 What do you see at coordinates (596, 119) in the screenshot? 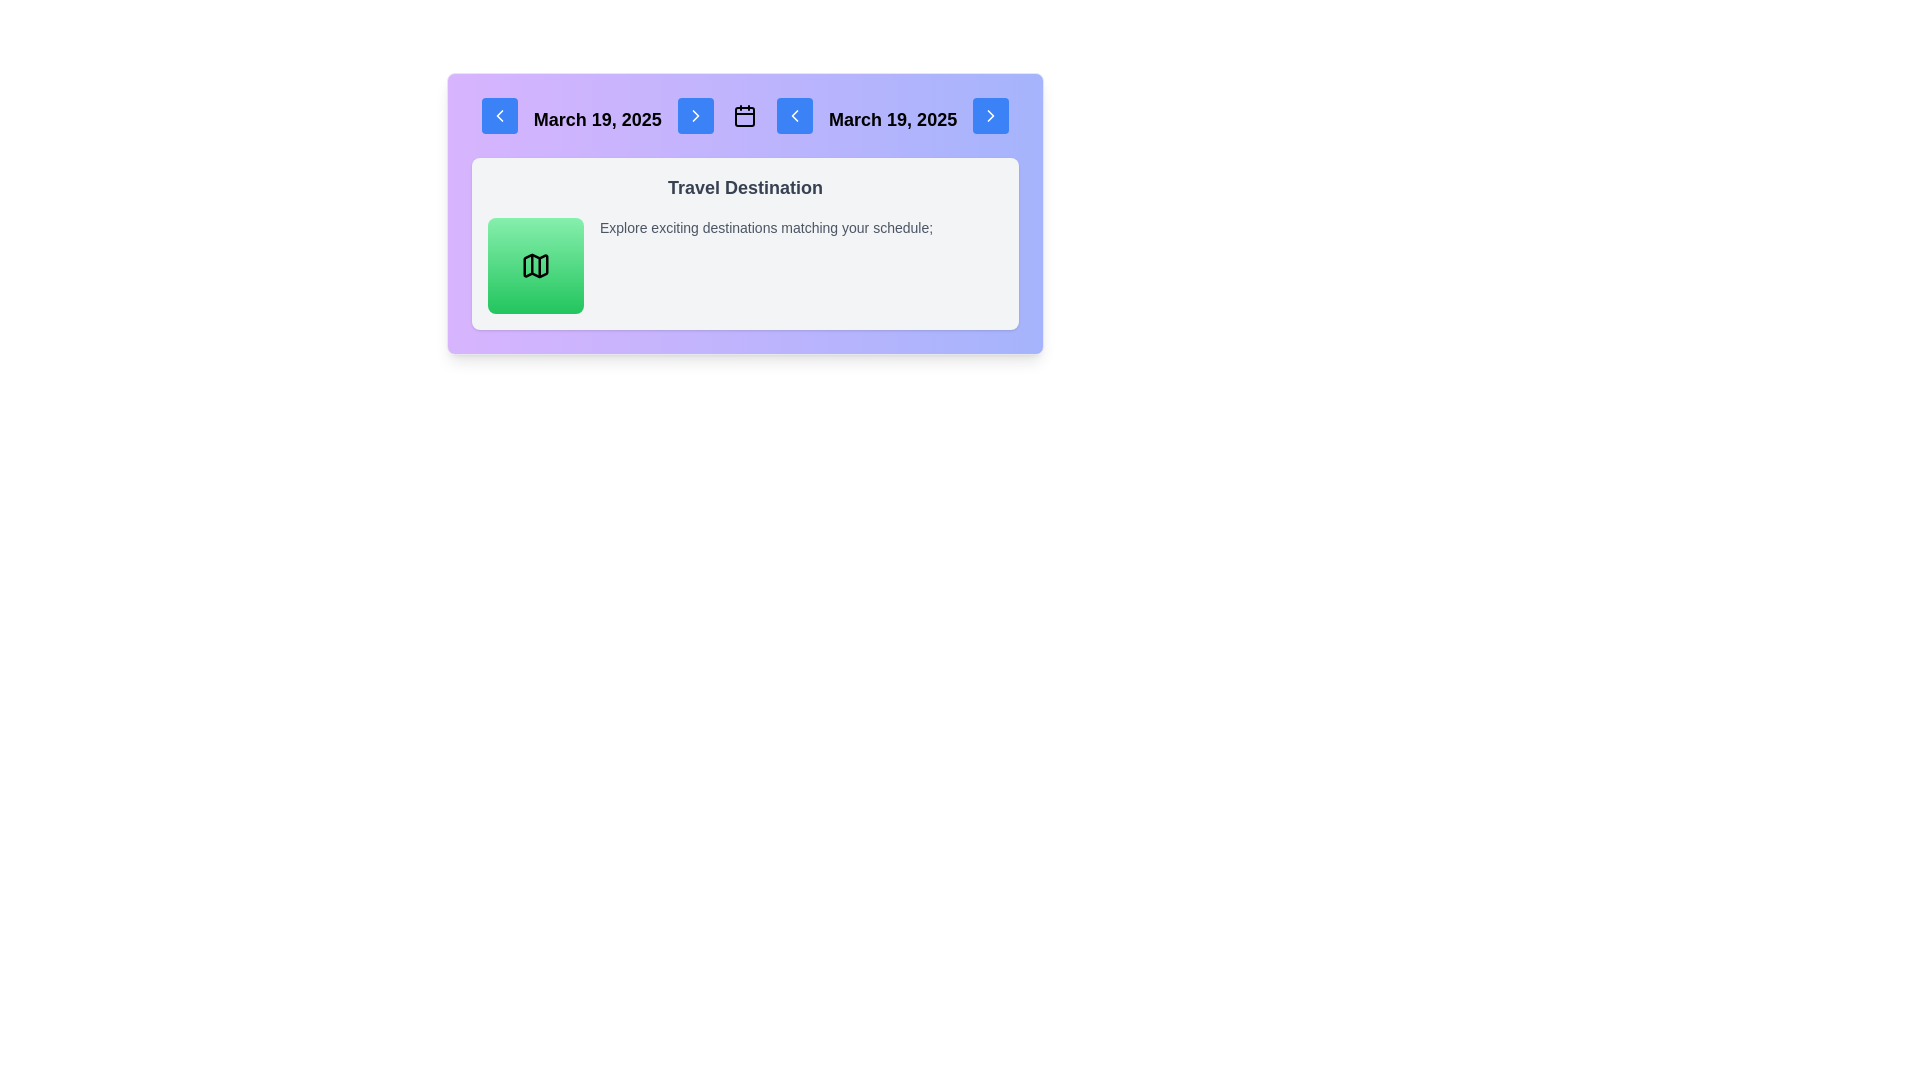
I see `the text label displaying 'March 19, 2025' in bold, located centrally at the top of the interface within the header` at bounding box center [596, 119].